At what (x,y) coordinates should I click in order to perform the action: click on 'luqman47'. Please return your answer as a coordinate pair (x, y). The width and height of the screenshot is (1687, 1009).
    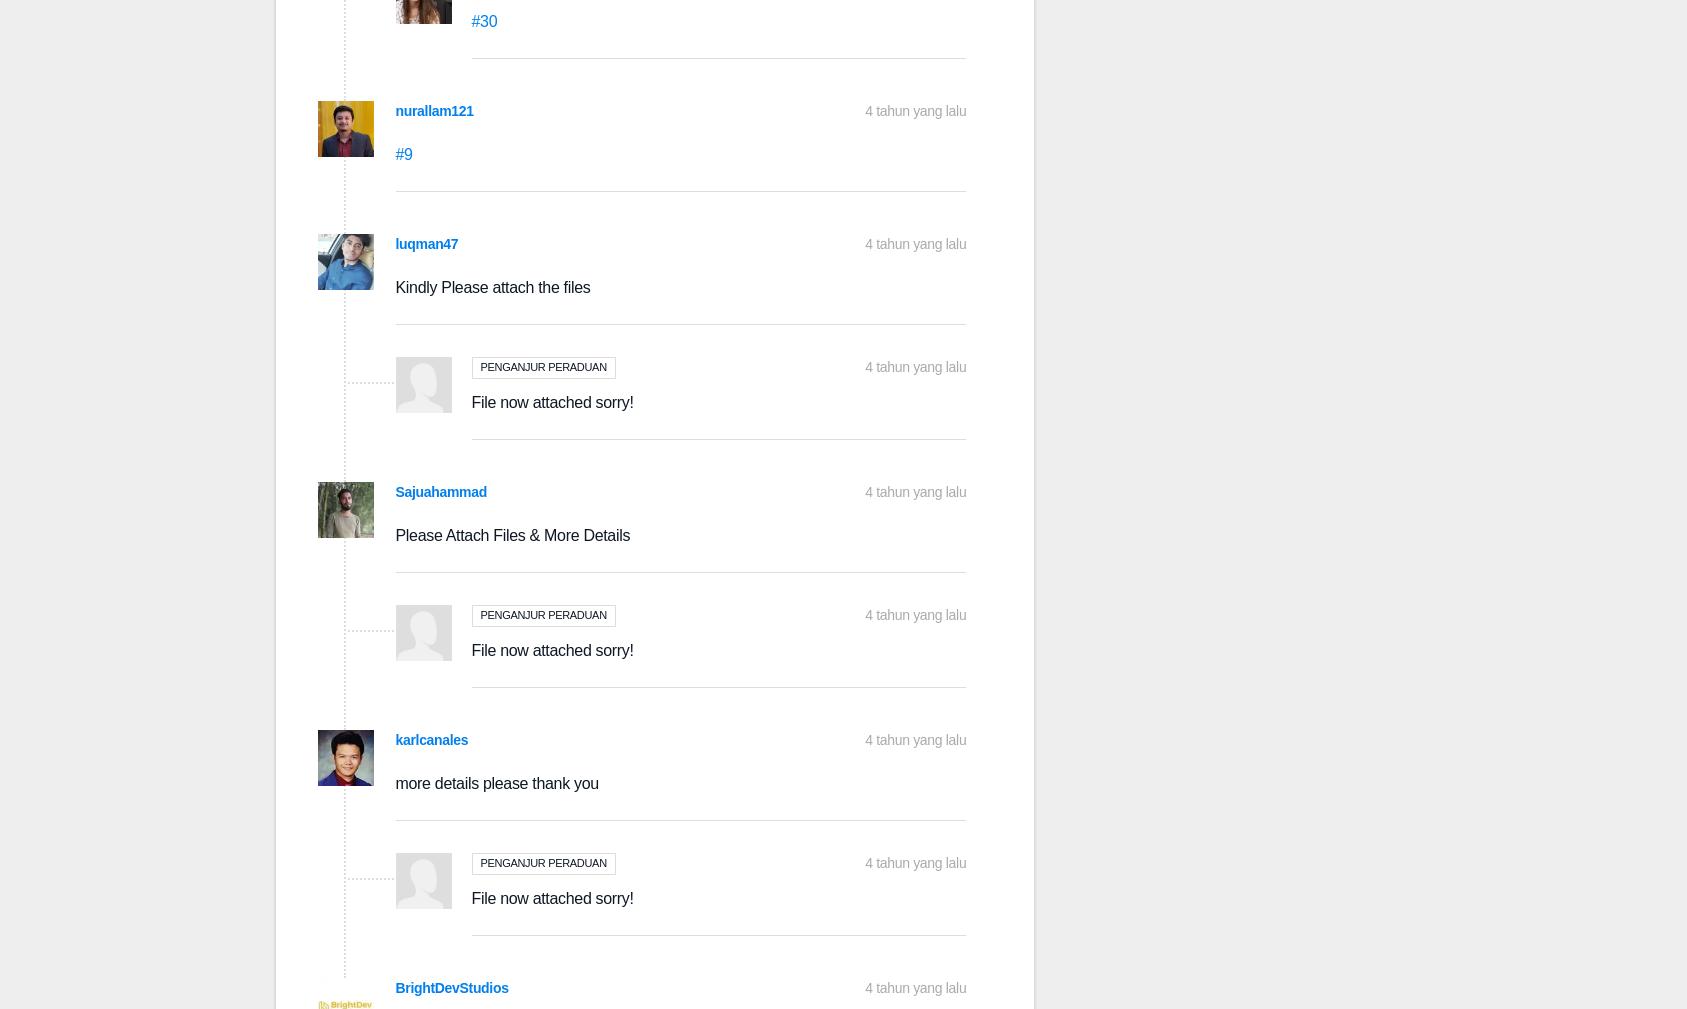
    Looking at the image, I should click on (426, 242).